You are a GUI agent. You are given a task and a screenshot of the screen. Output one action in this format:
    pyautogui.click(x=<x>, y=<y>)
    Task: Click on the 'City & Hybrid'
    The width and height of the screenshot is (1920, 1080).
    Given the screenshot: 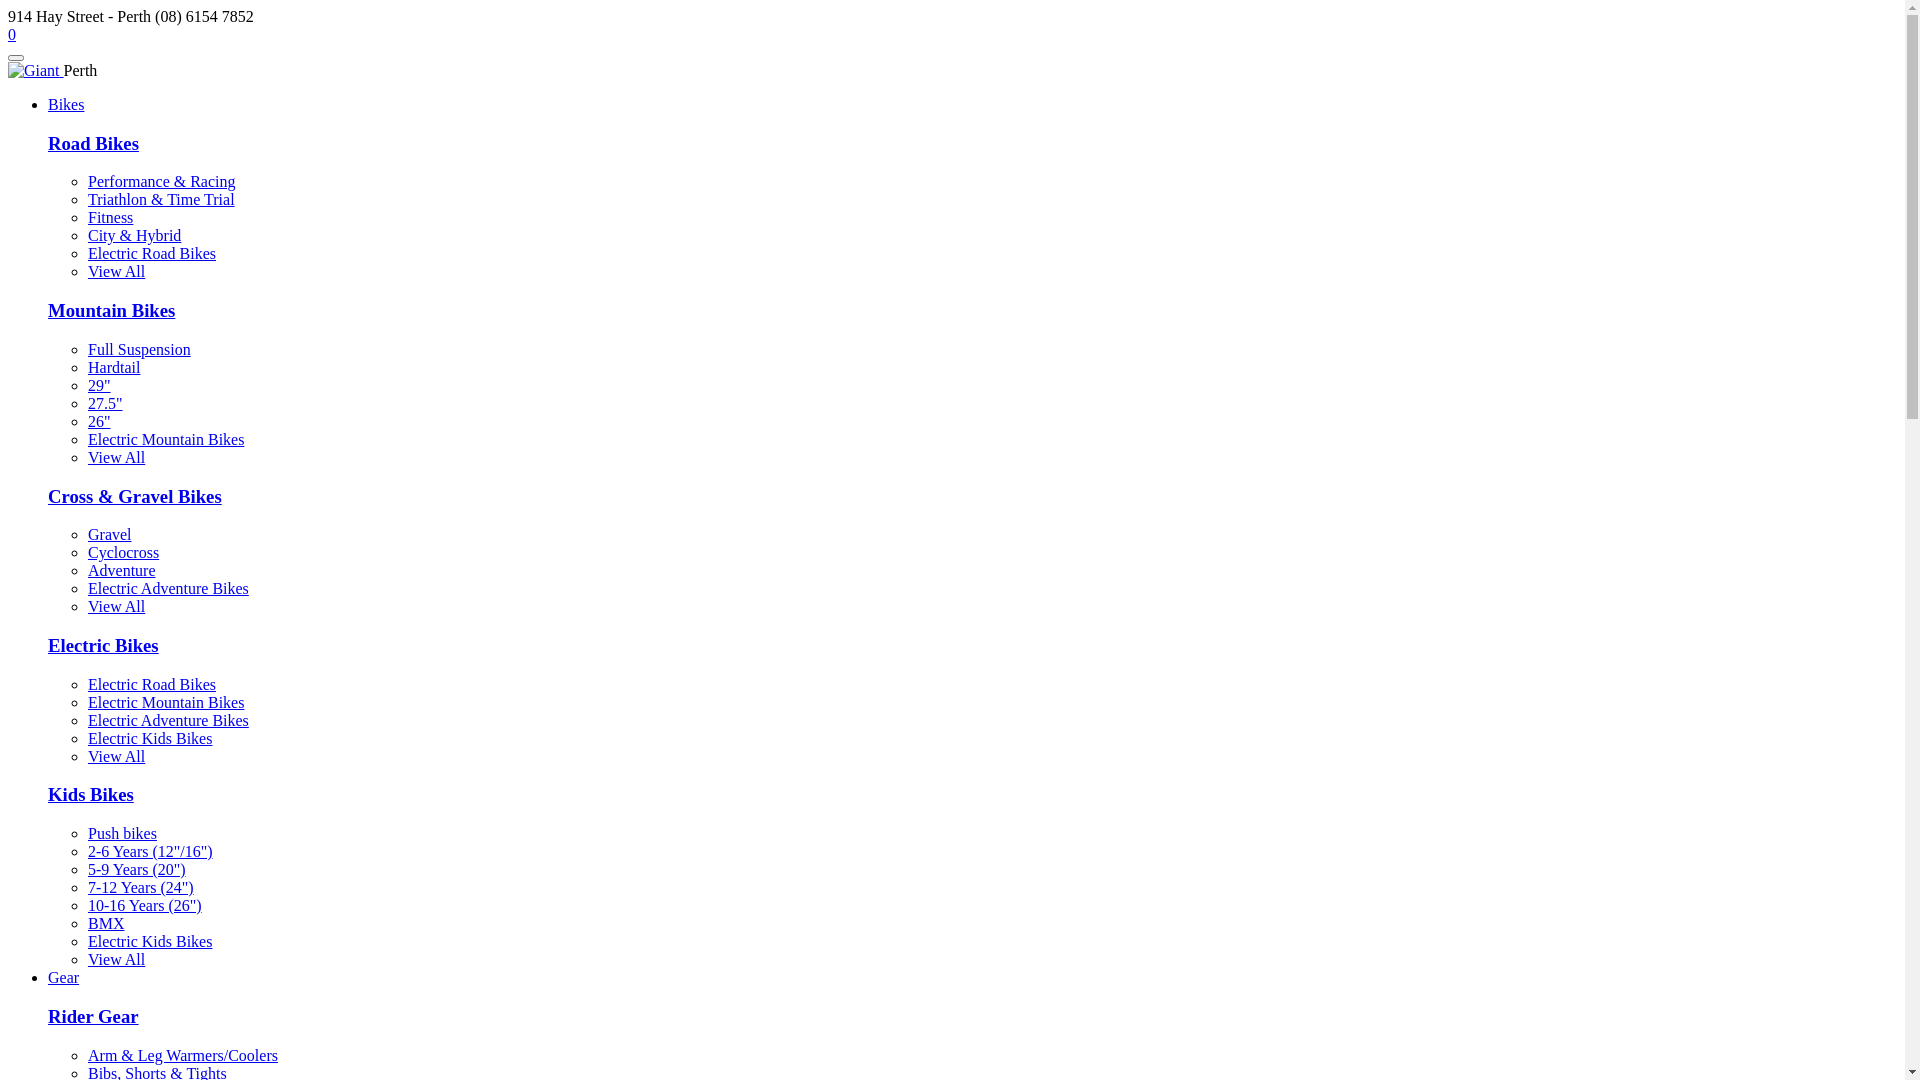 What is the action you would take?
    pyautogui.click(x=133, y=234)
    